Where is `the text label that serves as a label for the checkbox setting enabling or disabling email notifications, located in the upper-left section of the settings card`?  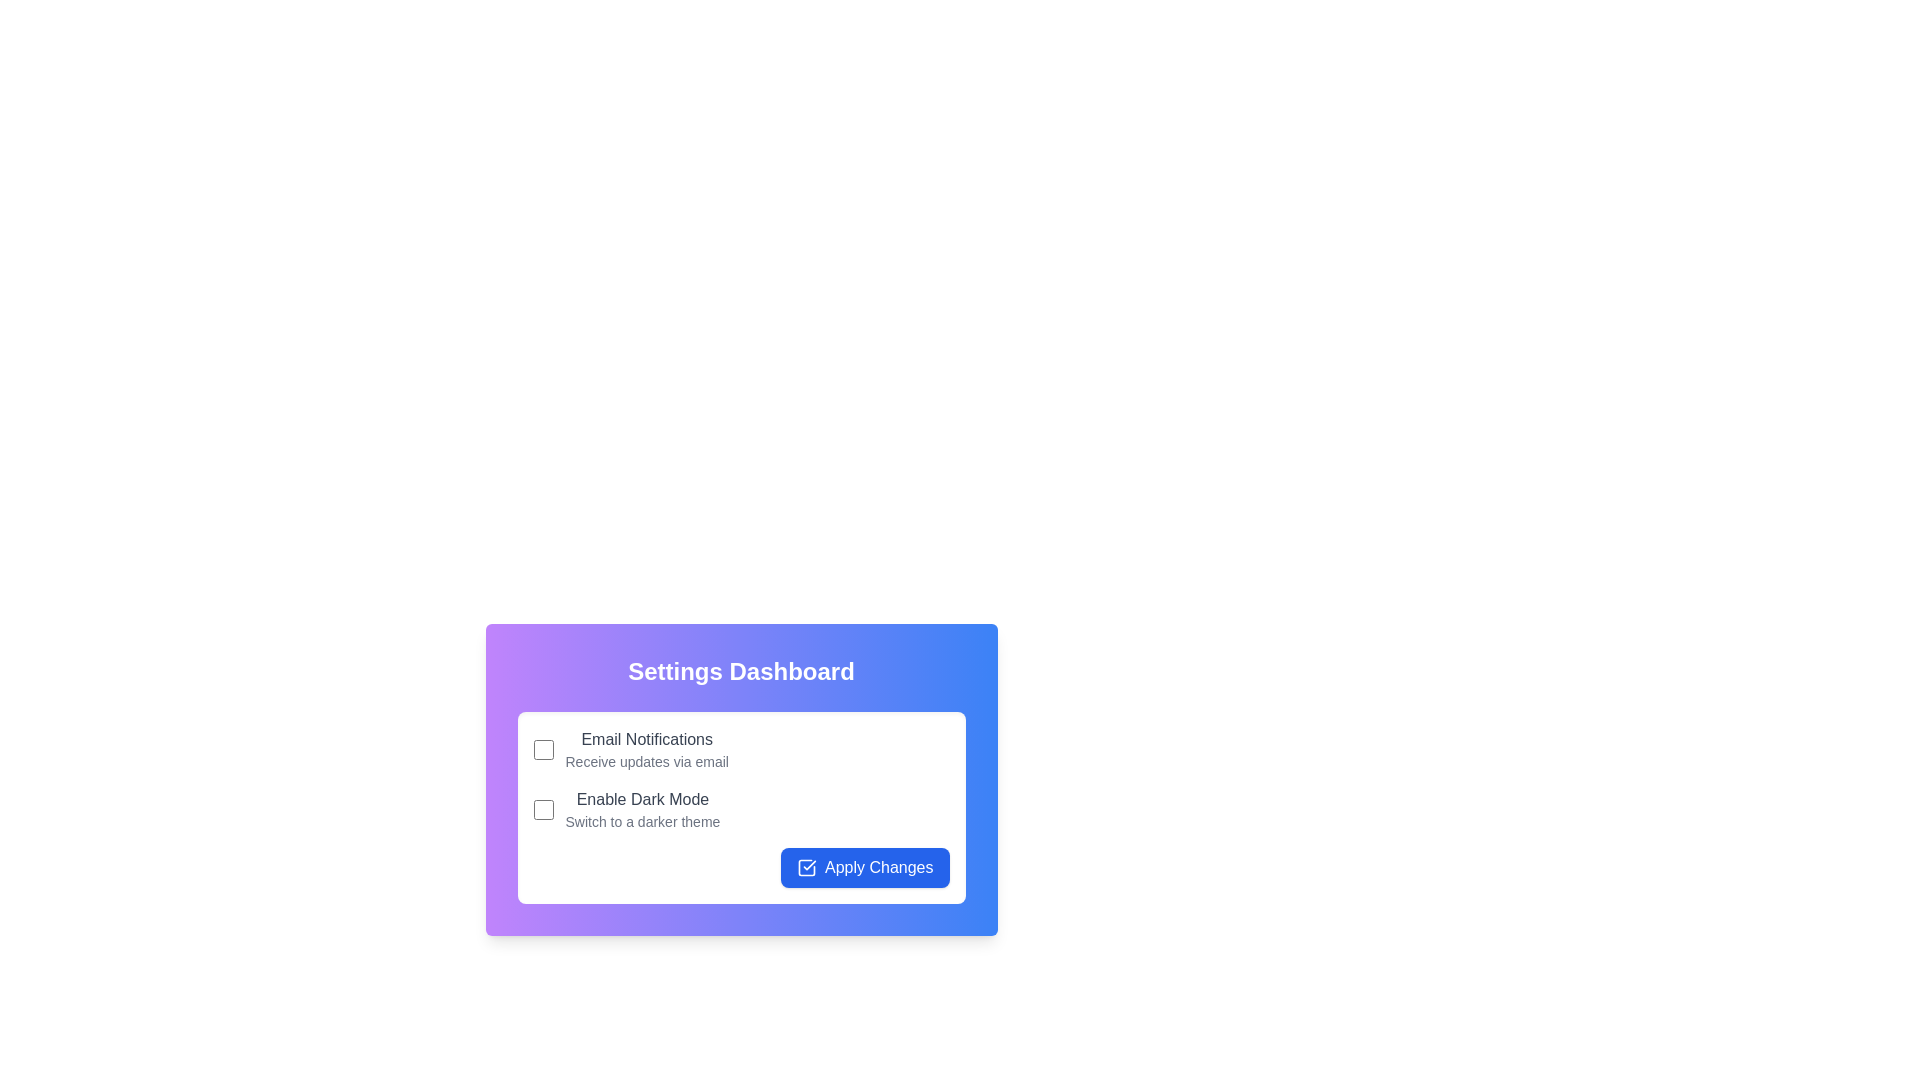 the text label that serves as a label for the checkbox setting enabling or disabling email notifications, located in the upper-left section of the settings card is located at coordinates (647, 739).